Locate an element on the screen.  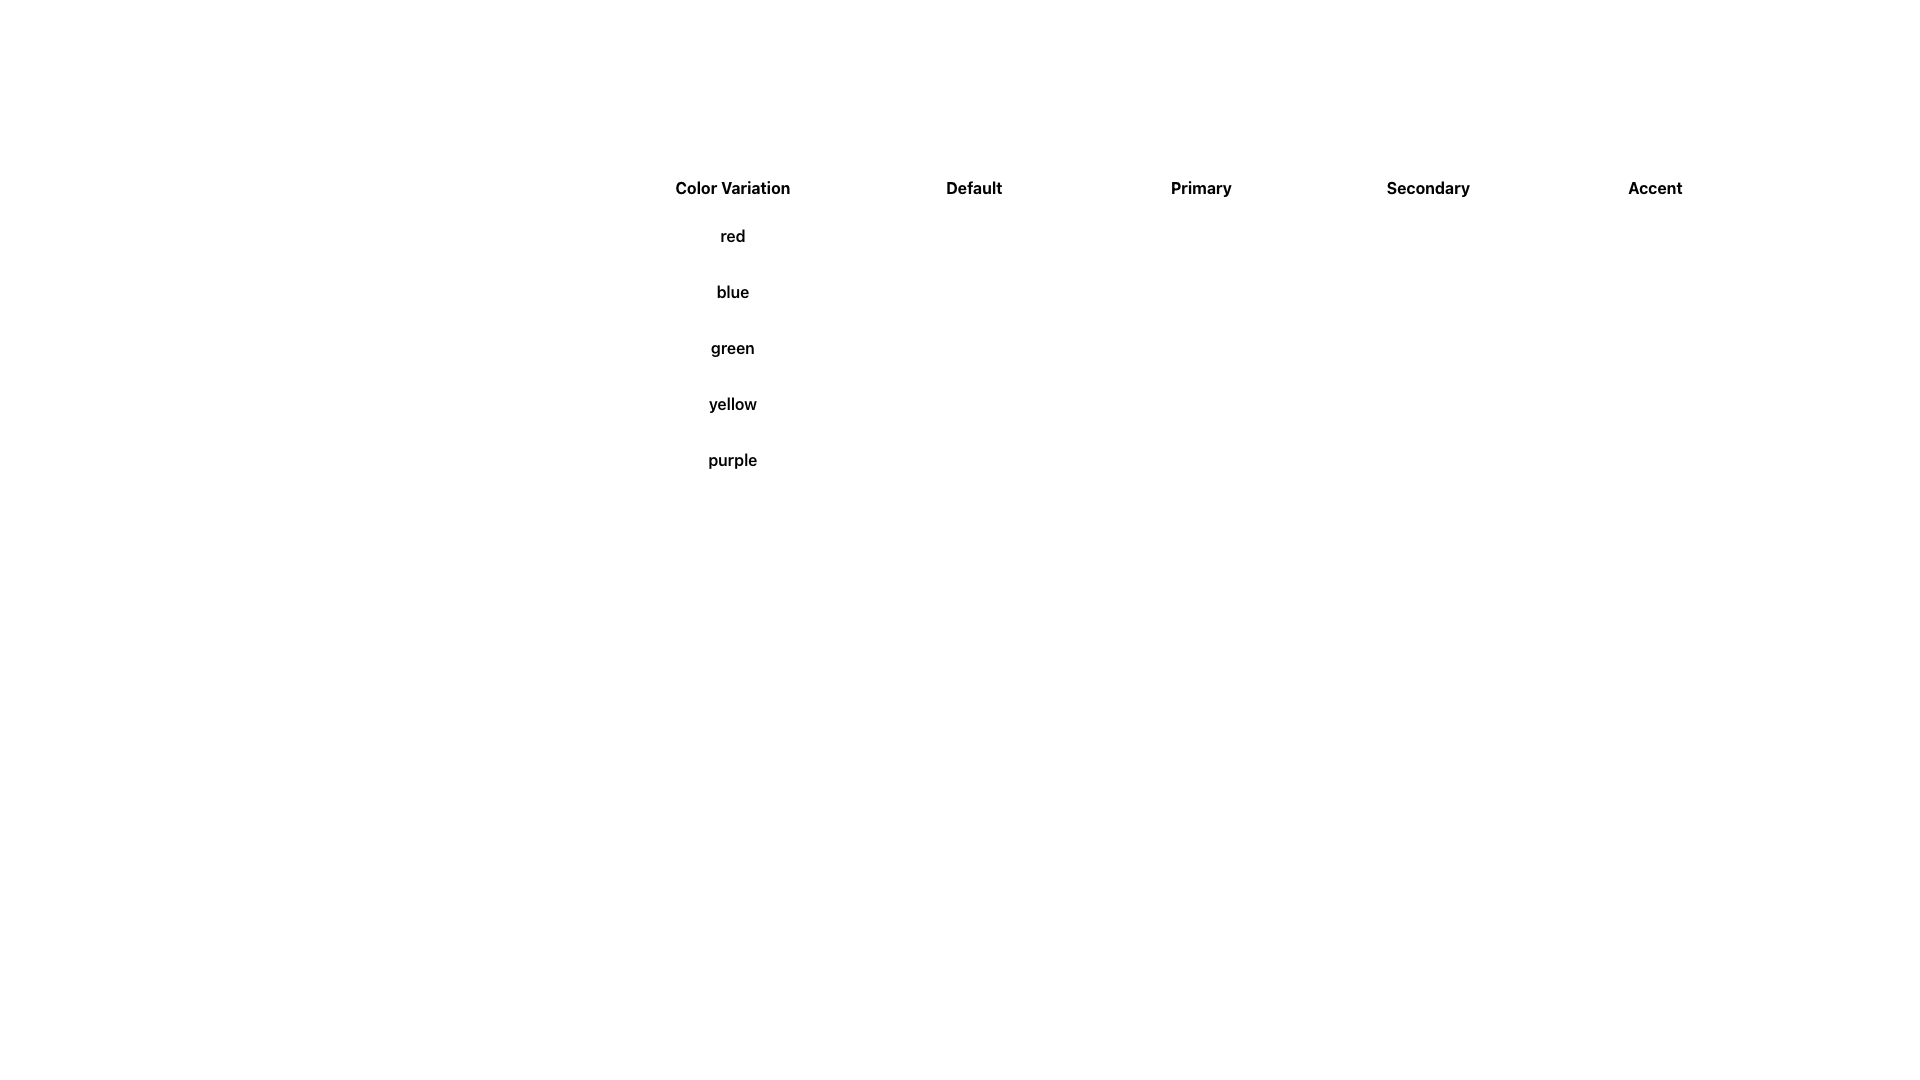
the button in the 'Primary' column adjacent to the 'red' row in the 'Color Variation' column is located at coordinates (1141, 234).